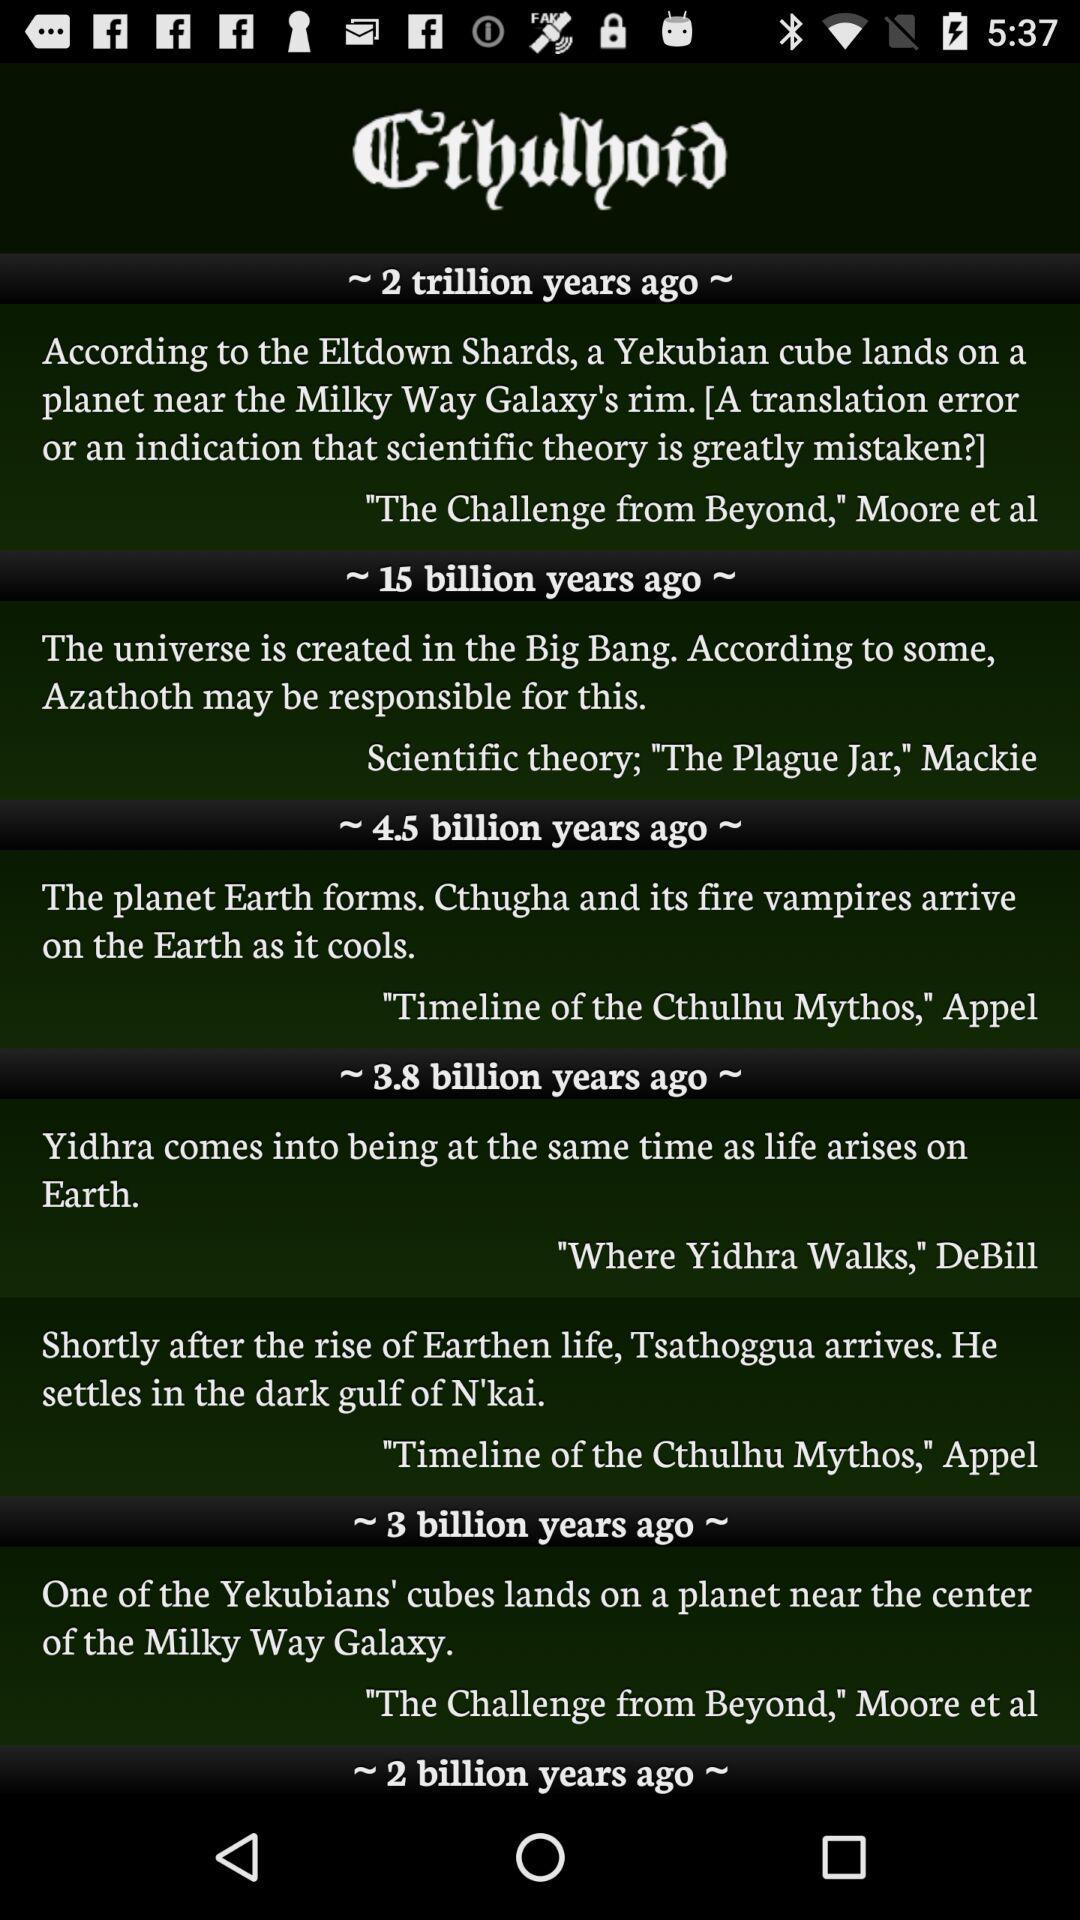  Describe the element at coordinates (540, 669) in the screenshot. I see `the item above scientific theory the icon` at that location.